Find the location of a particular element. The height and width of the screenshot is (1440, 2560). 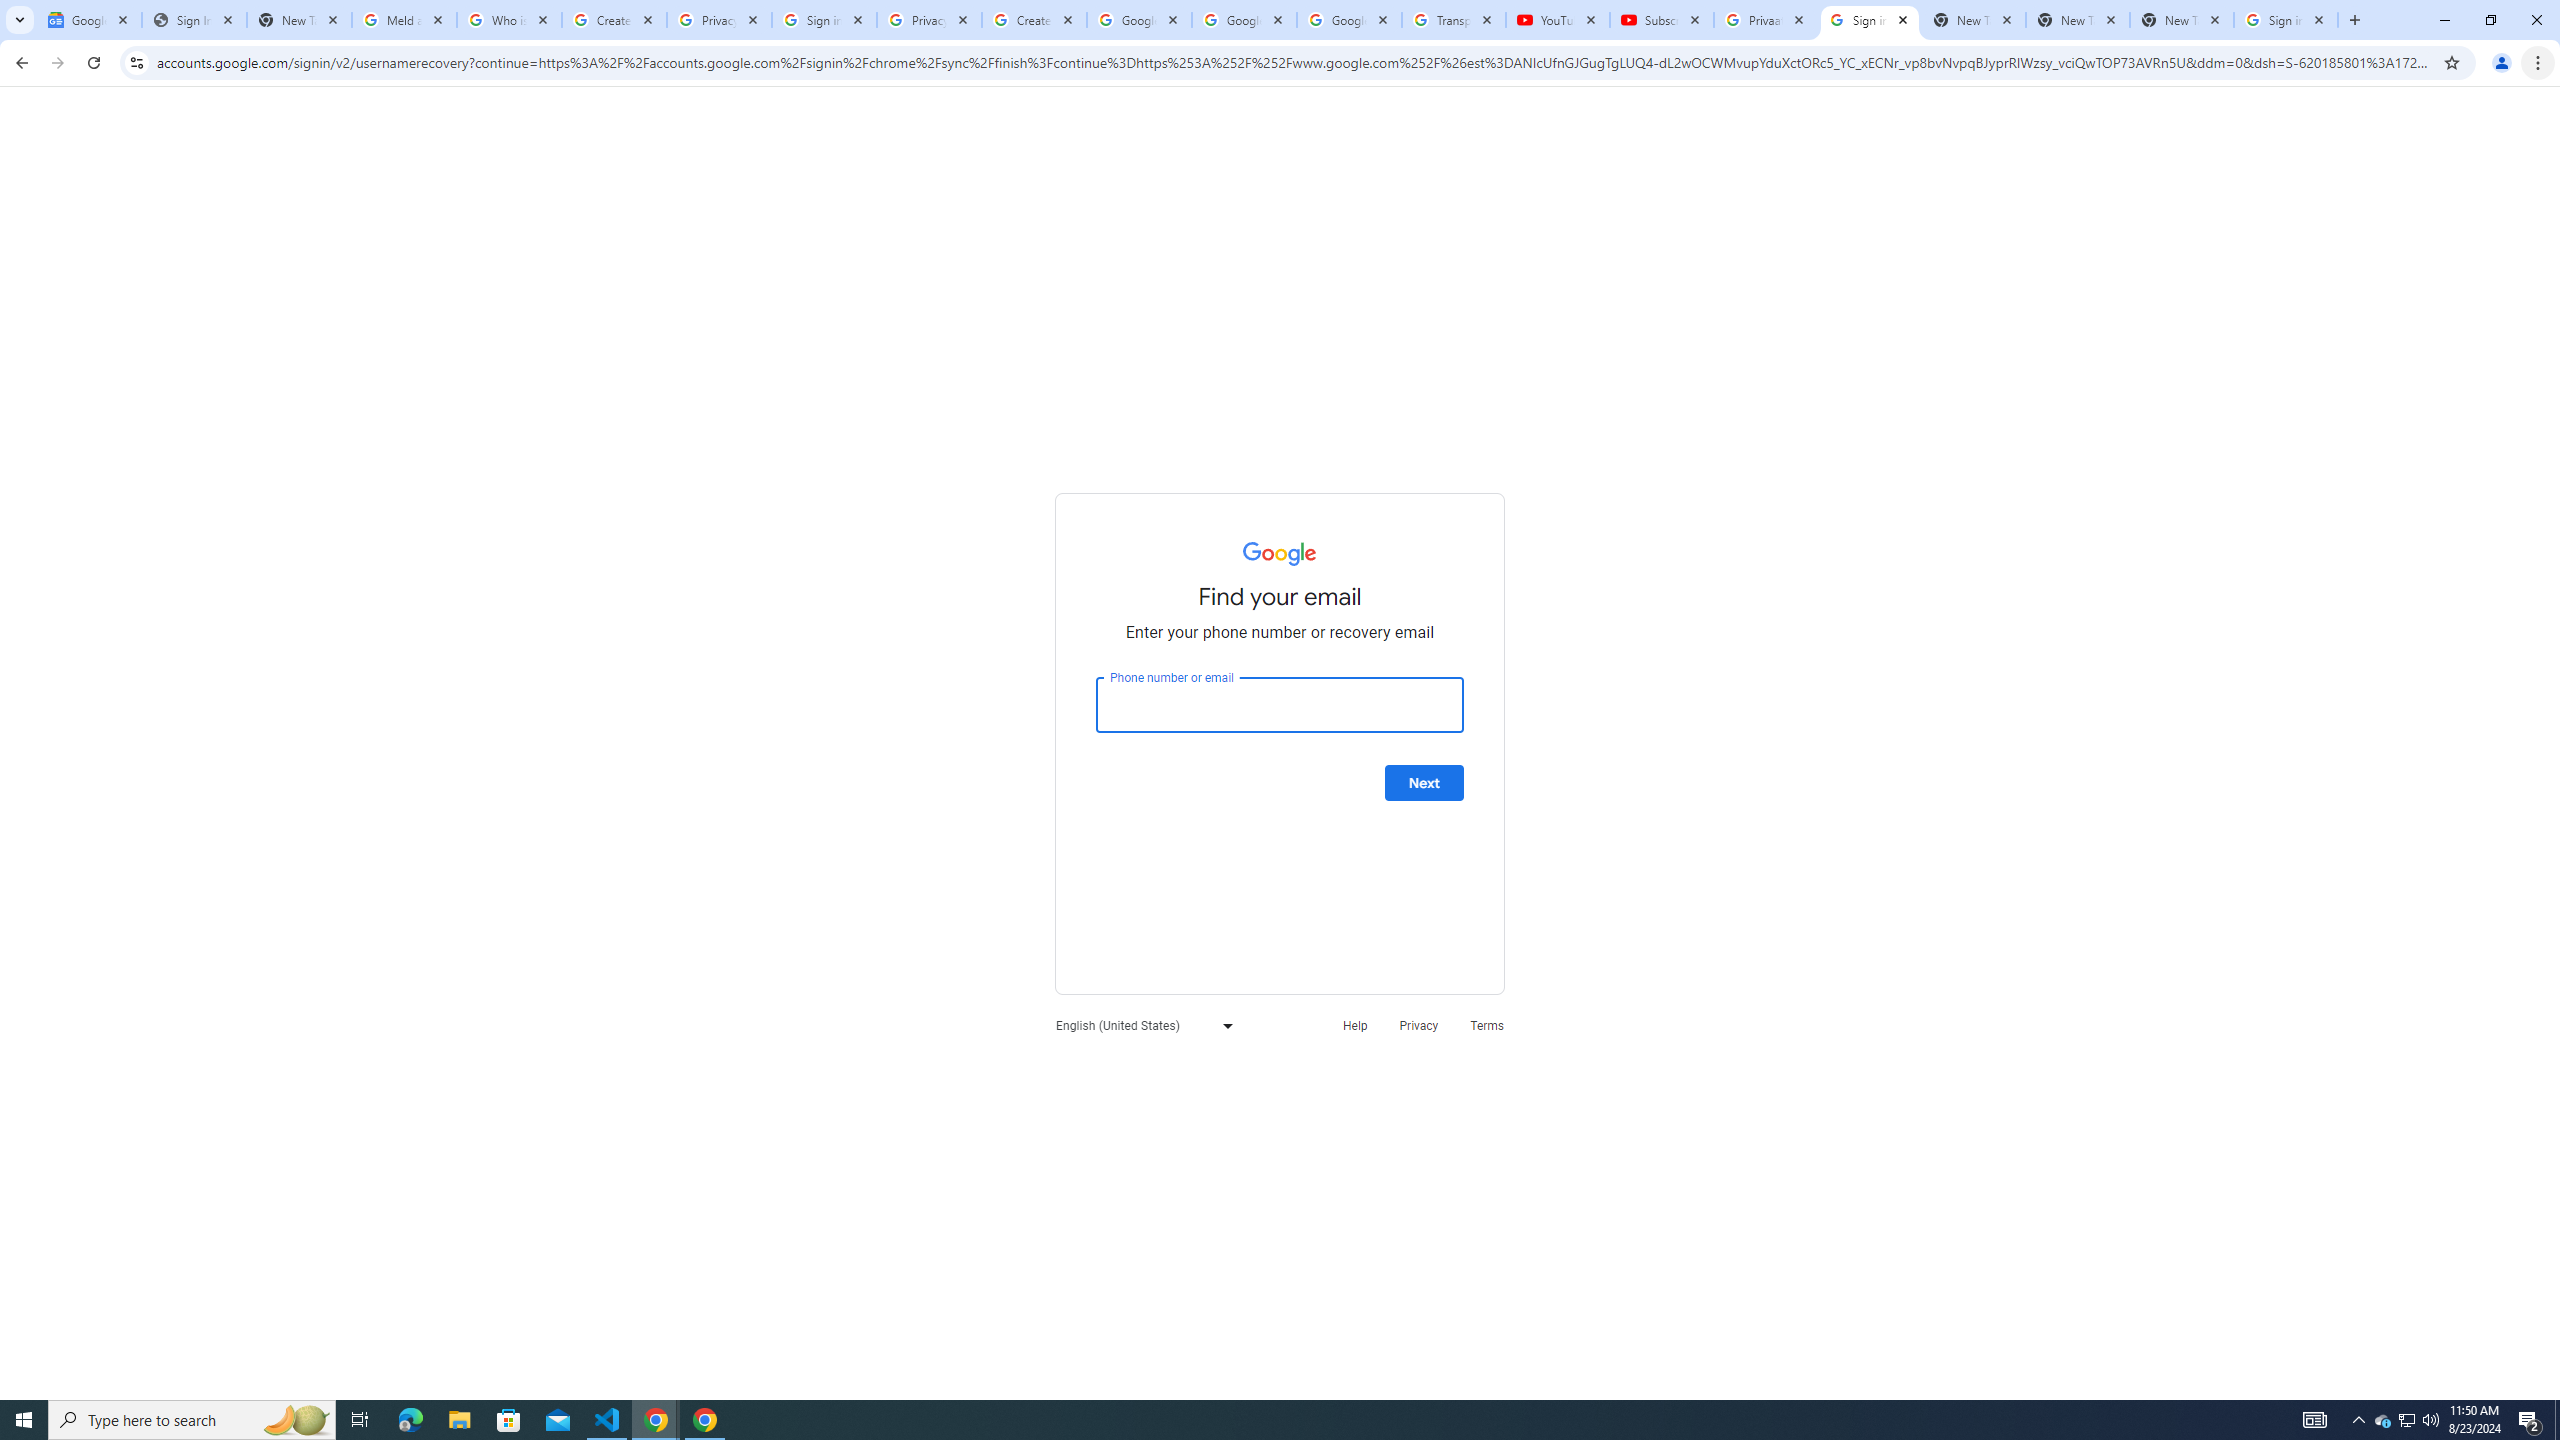

'Minimize' is located at coordinates (2443, 19).